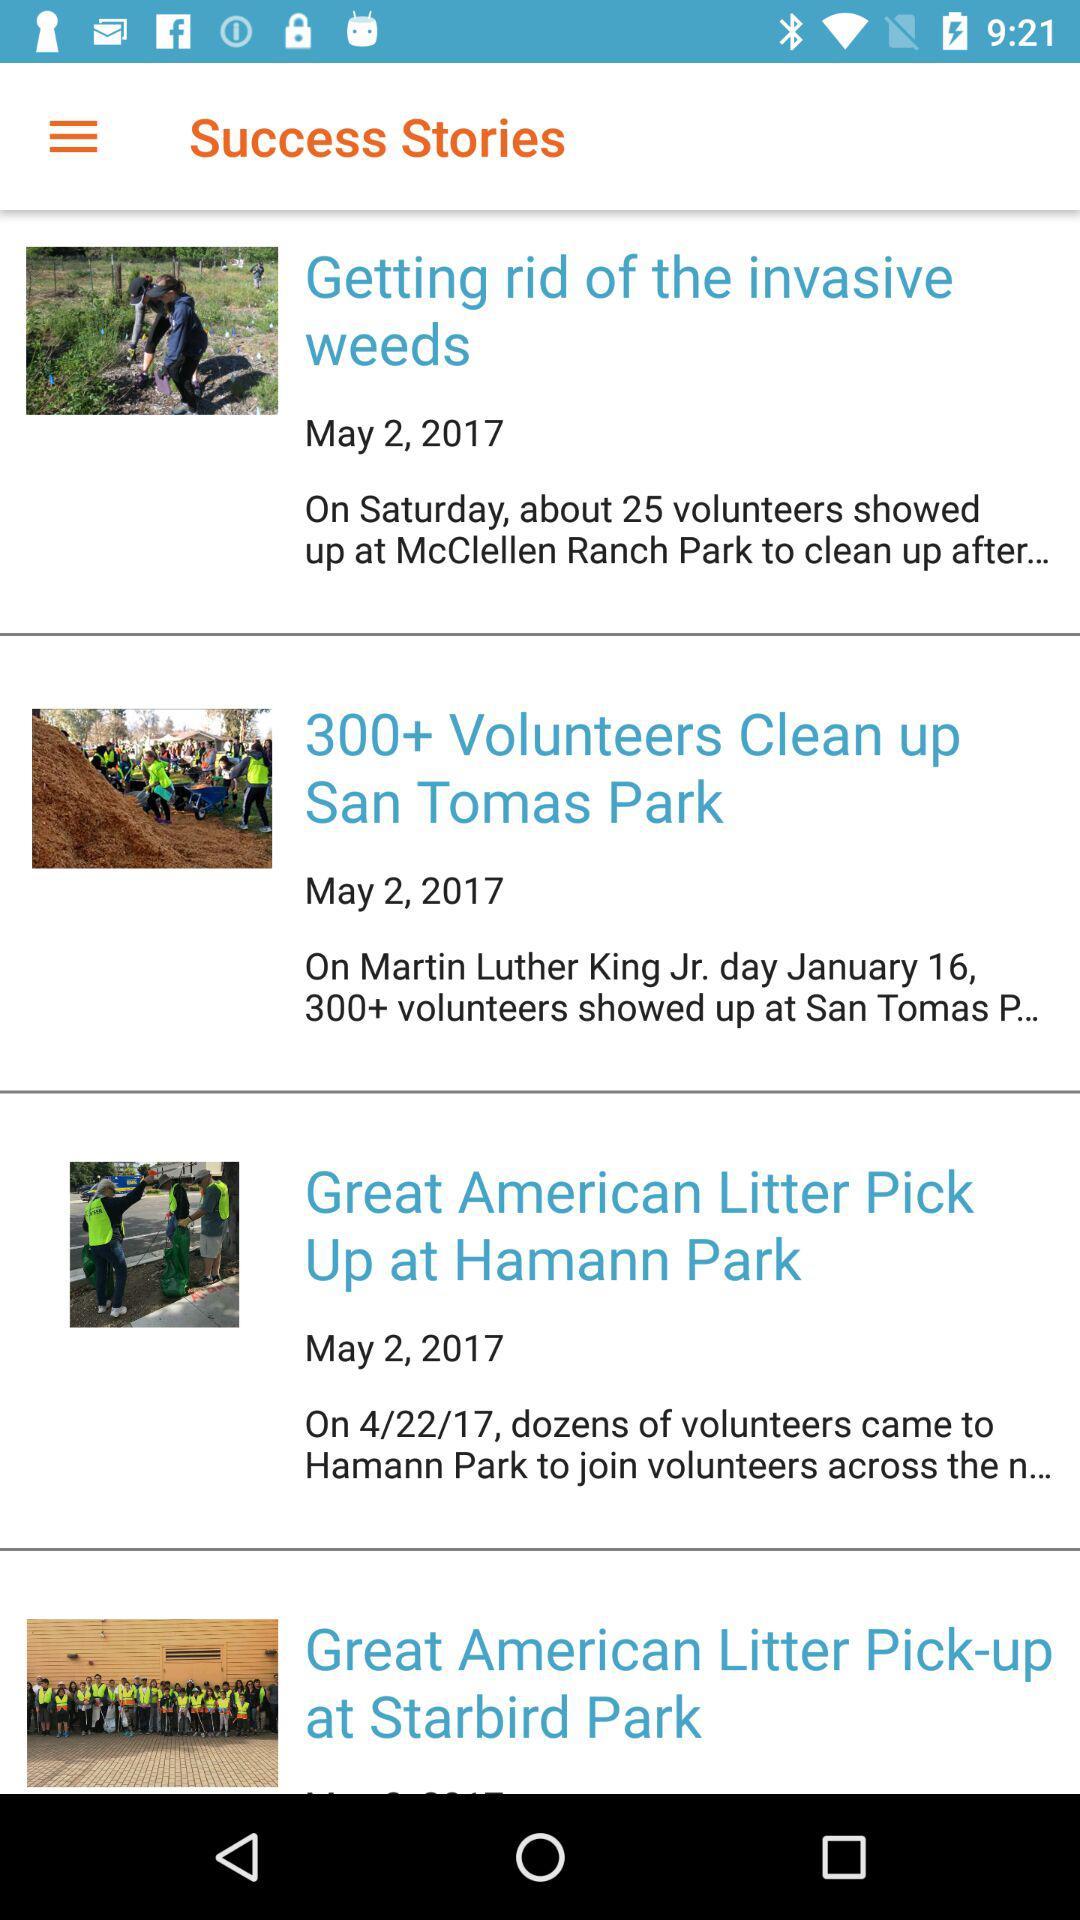 The image size is (1080, 1920). I want to click on the icon next to success stories item, so click(72, 135).